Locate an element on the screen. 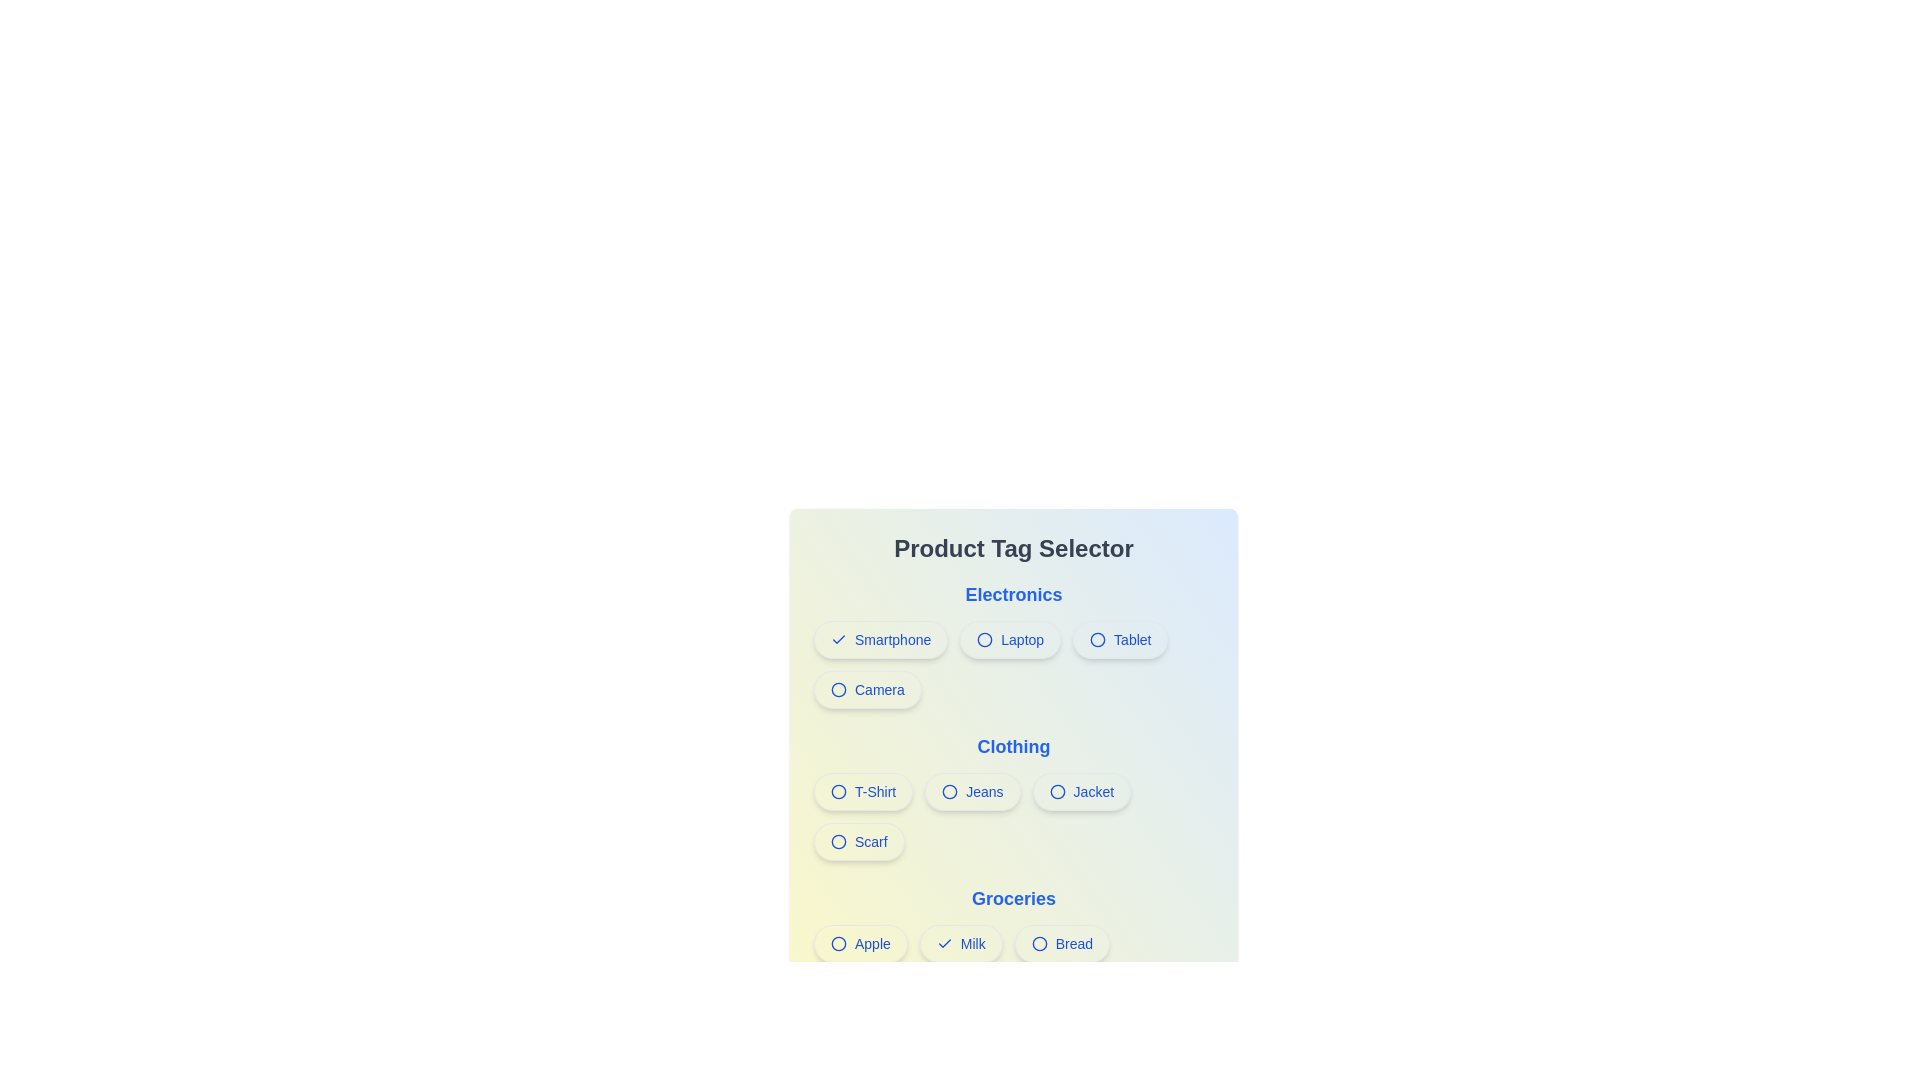 This screenshot has width=1920, height=1080. the interactive button for selecting the 'Bread' category within the groceries section, located at the bottom-center of the interface is located at coordinates (1013, 947).